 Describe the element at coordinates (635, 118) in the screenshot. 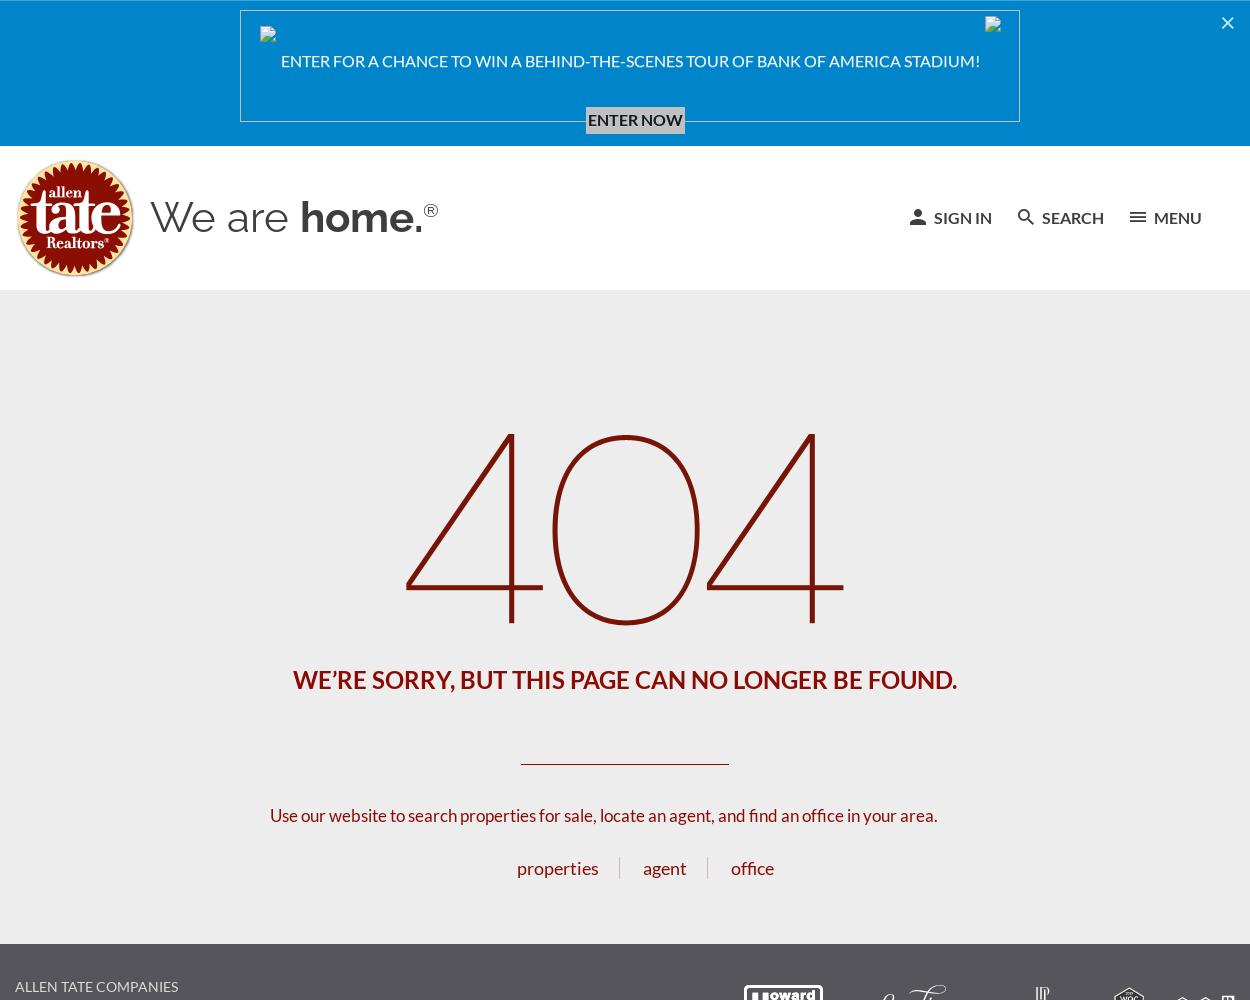

I see `'ENTER NOW'` at that location.